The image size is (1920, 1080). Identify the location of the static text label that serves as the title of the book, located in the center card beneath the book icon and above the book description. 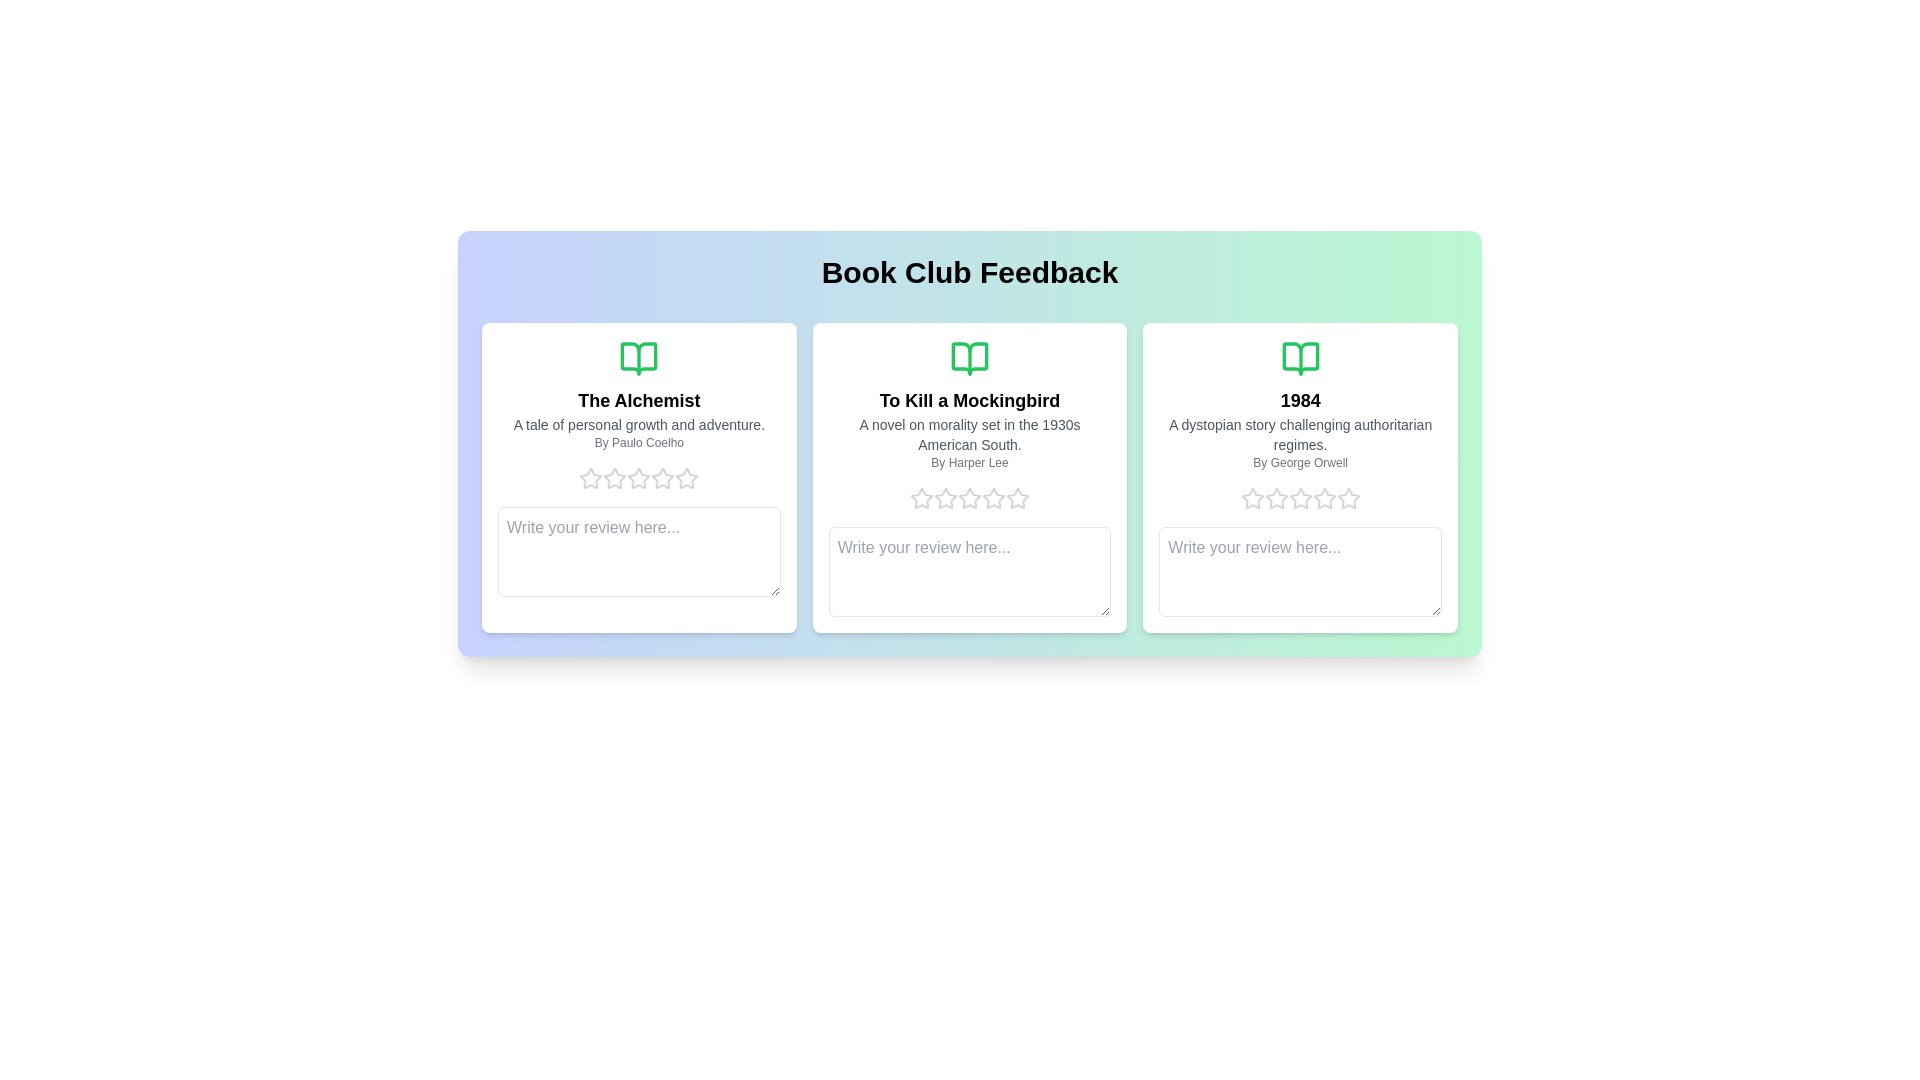
(969, 401).